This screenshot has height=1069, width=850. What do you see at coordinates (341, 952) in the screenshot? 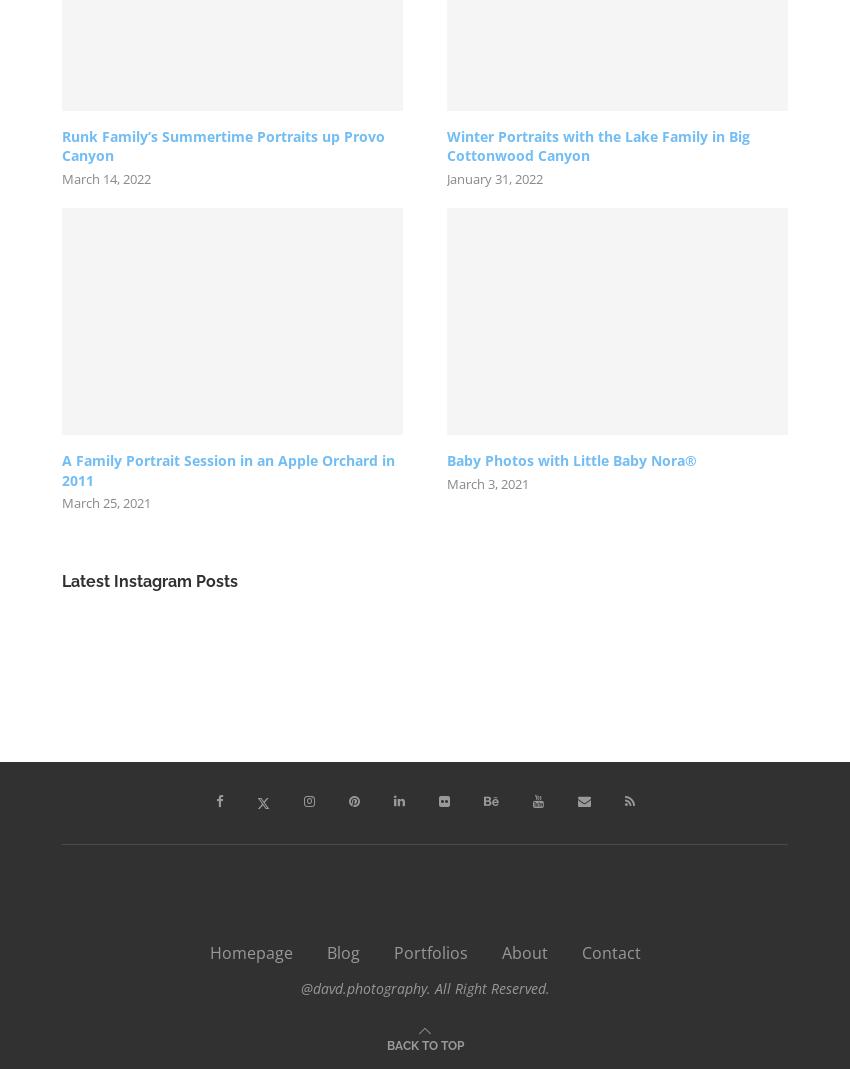
I see `'Blog'` at bounding box center [341, 952].